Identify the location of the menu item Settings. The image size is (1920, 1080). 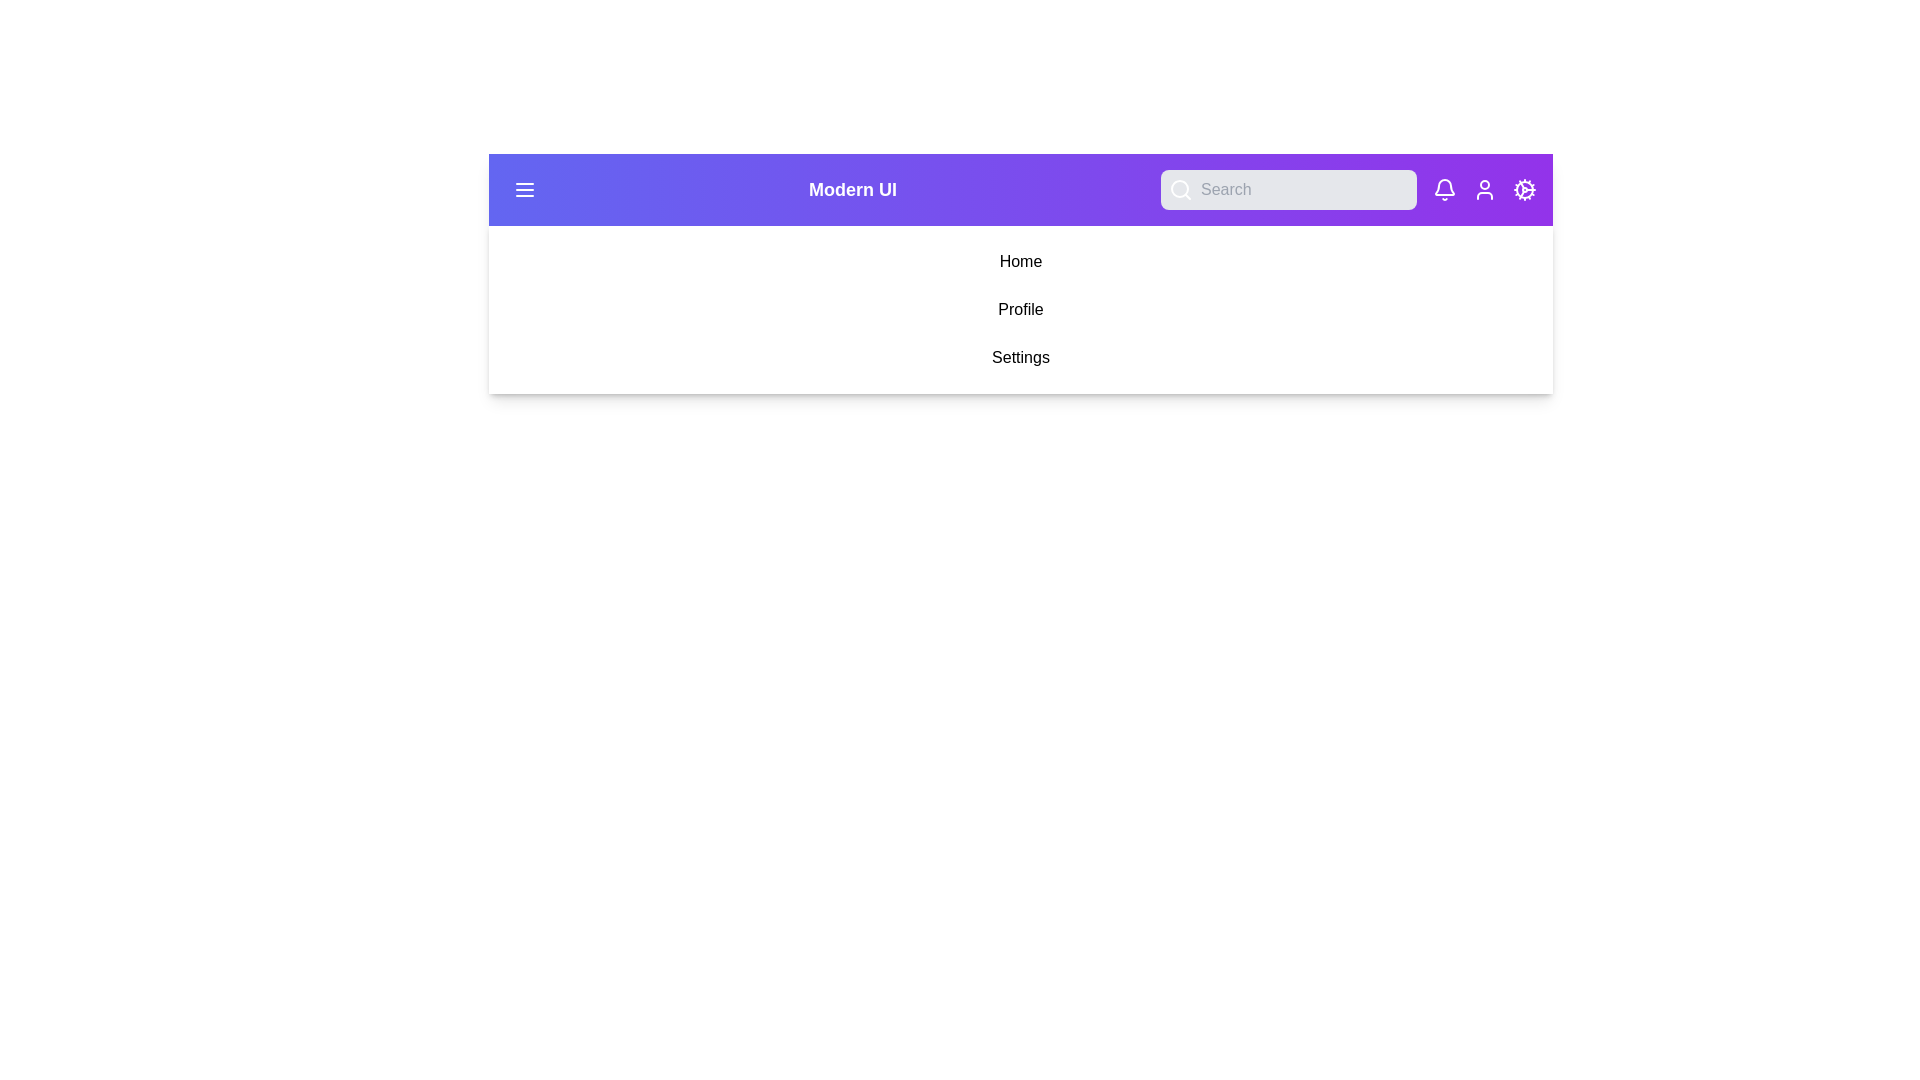
(1021, 357).